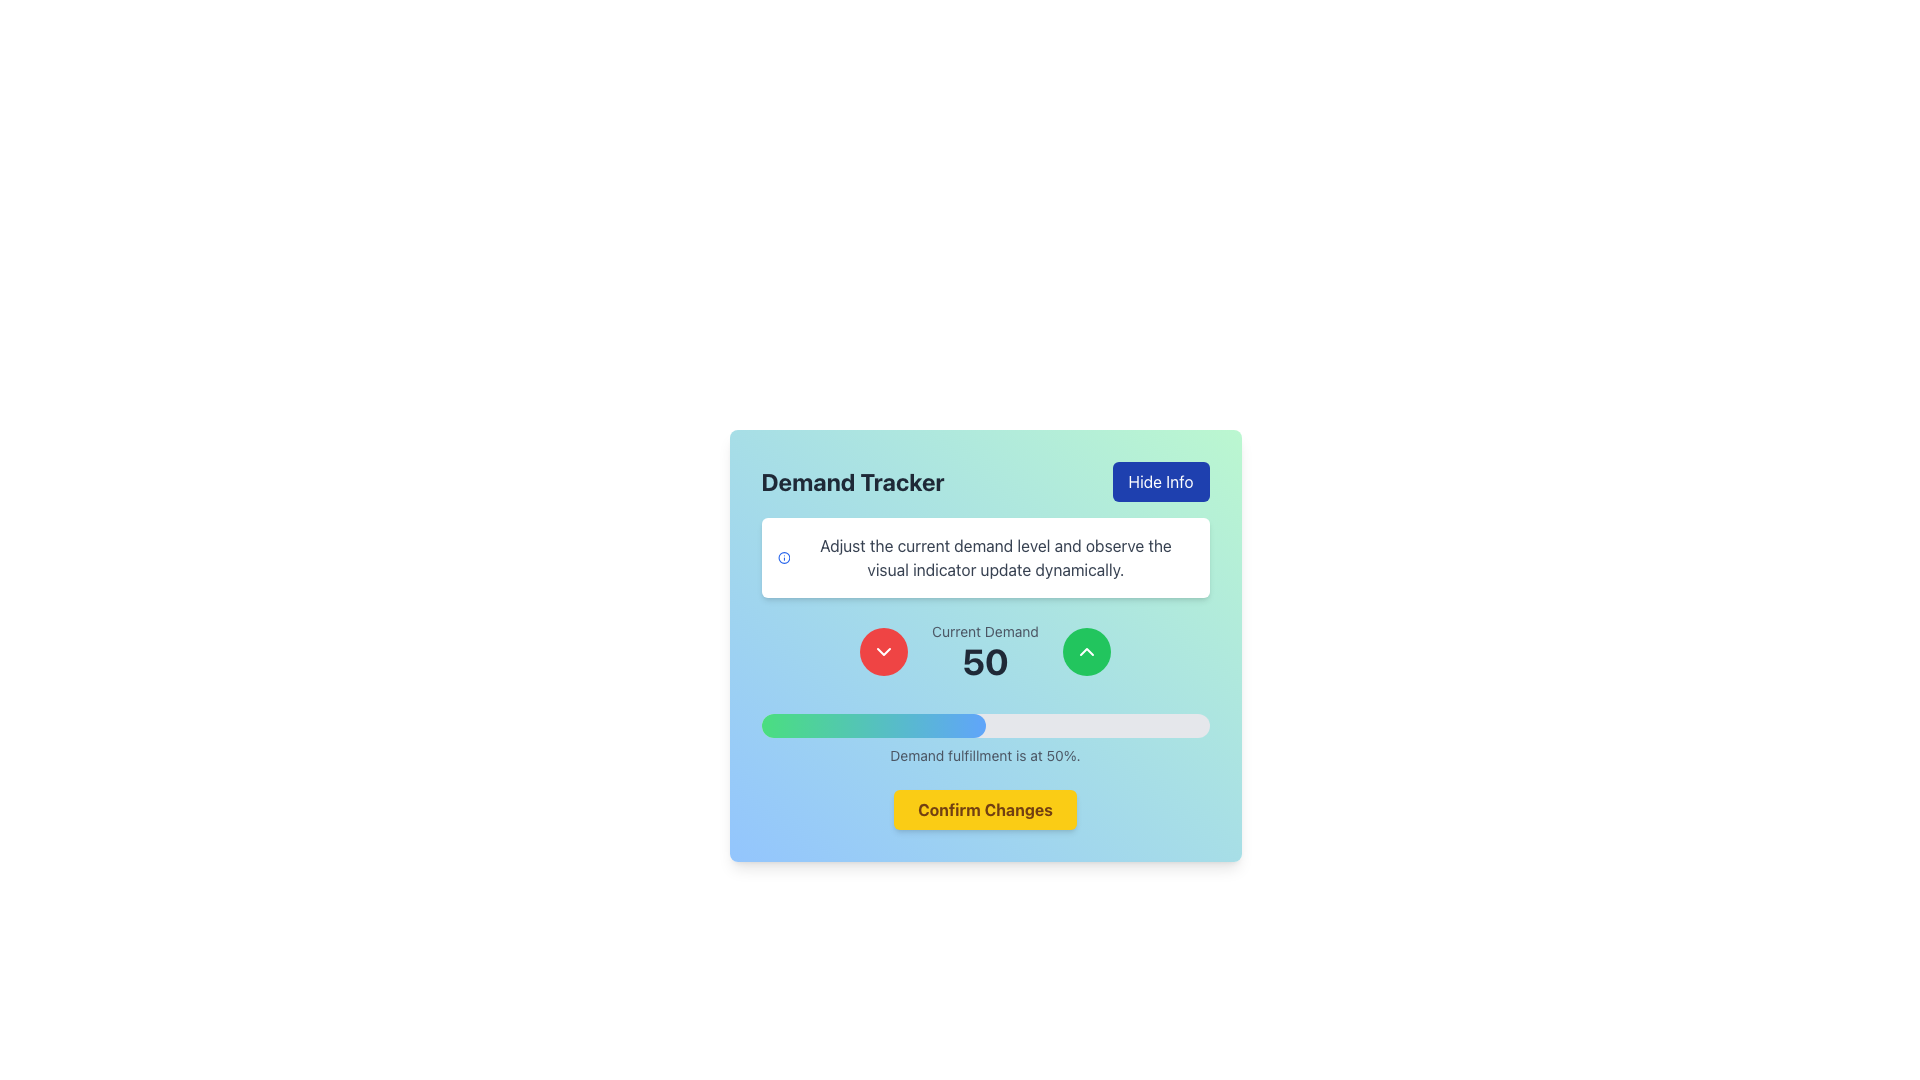 The image size is (1920, 1080). I want to click on the circular green button with a white chevron icon located on the right side of the 'Current Demand' section, so click(1085, 651).